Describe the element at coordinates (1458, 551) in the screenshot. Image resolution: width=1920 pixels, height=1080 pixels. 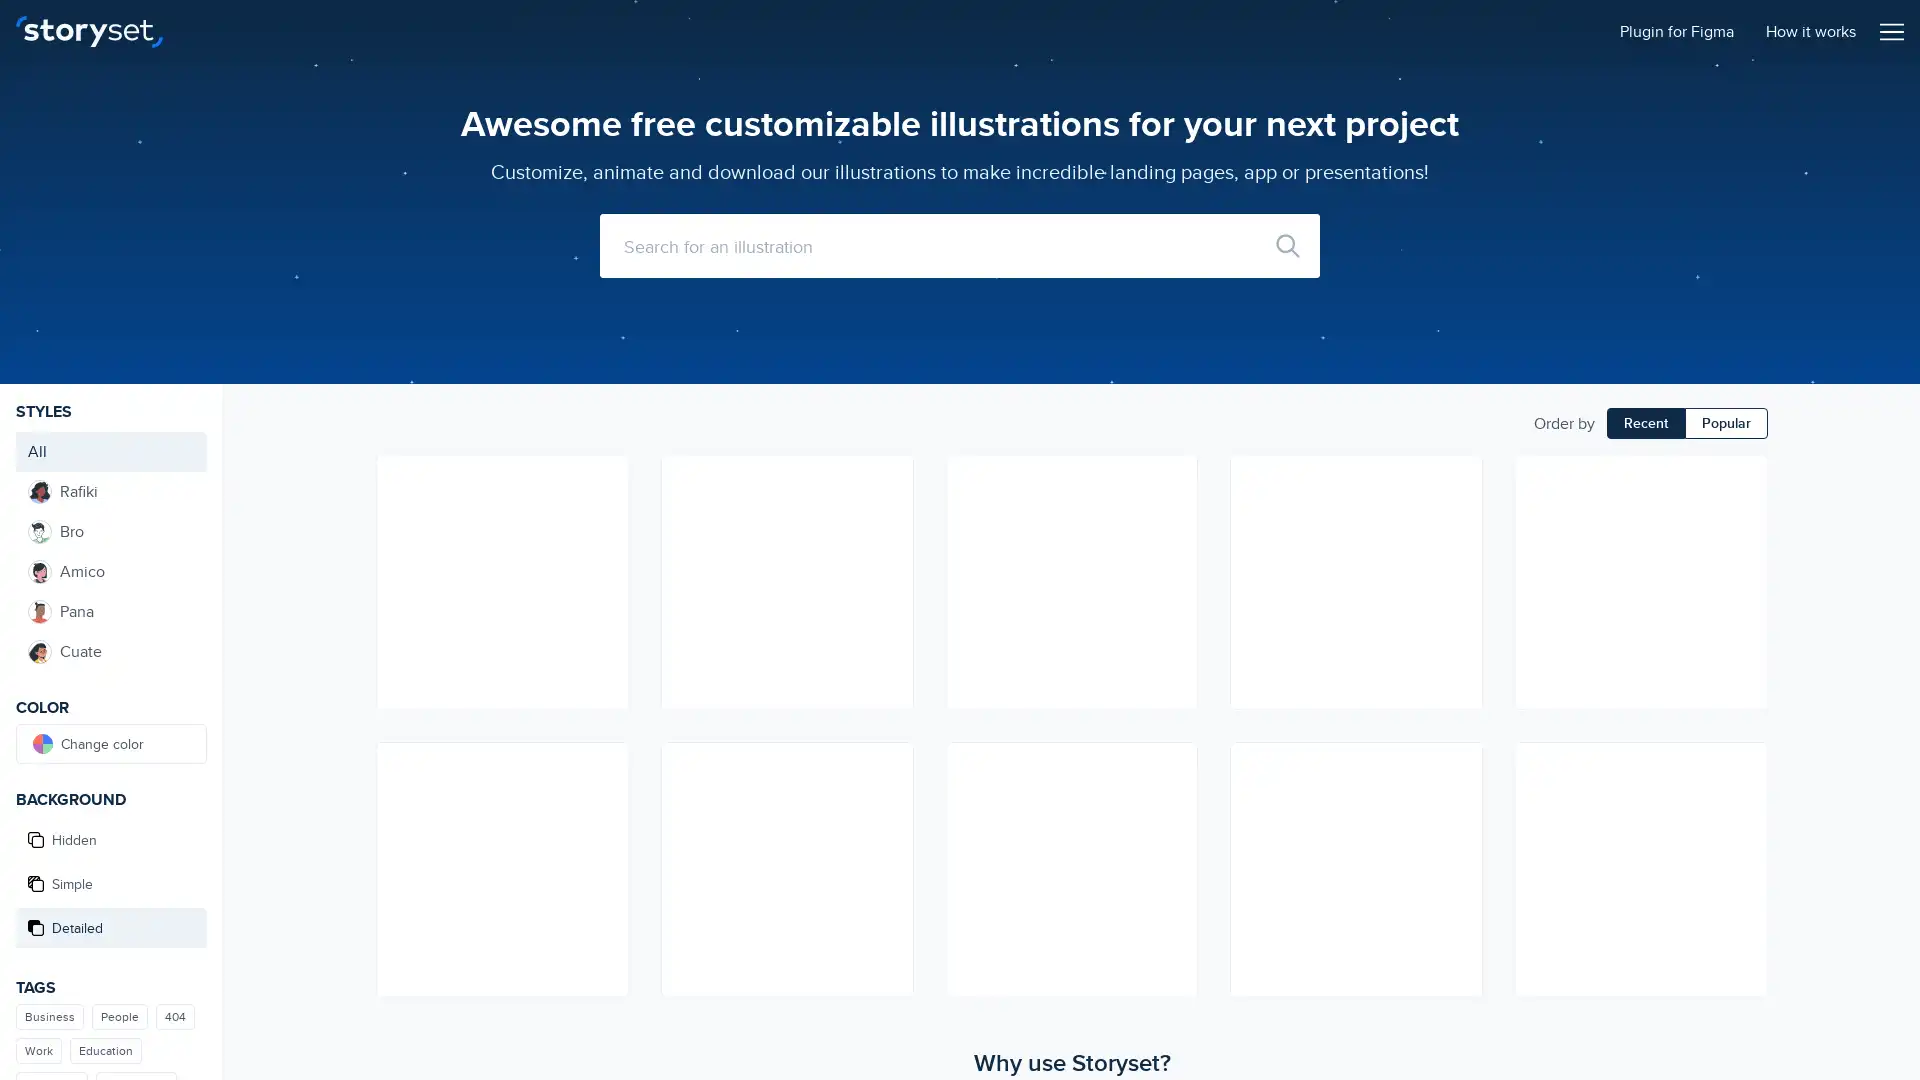
I see `Pinterest icon Save` at that location.